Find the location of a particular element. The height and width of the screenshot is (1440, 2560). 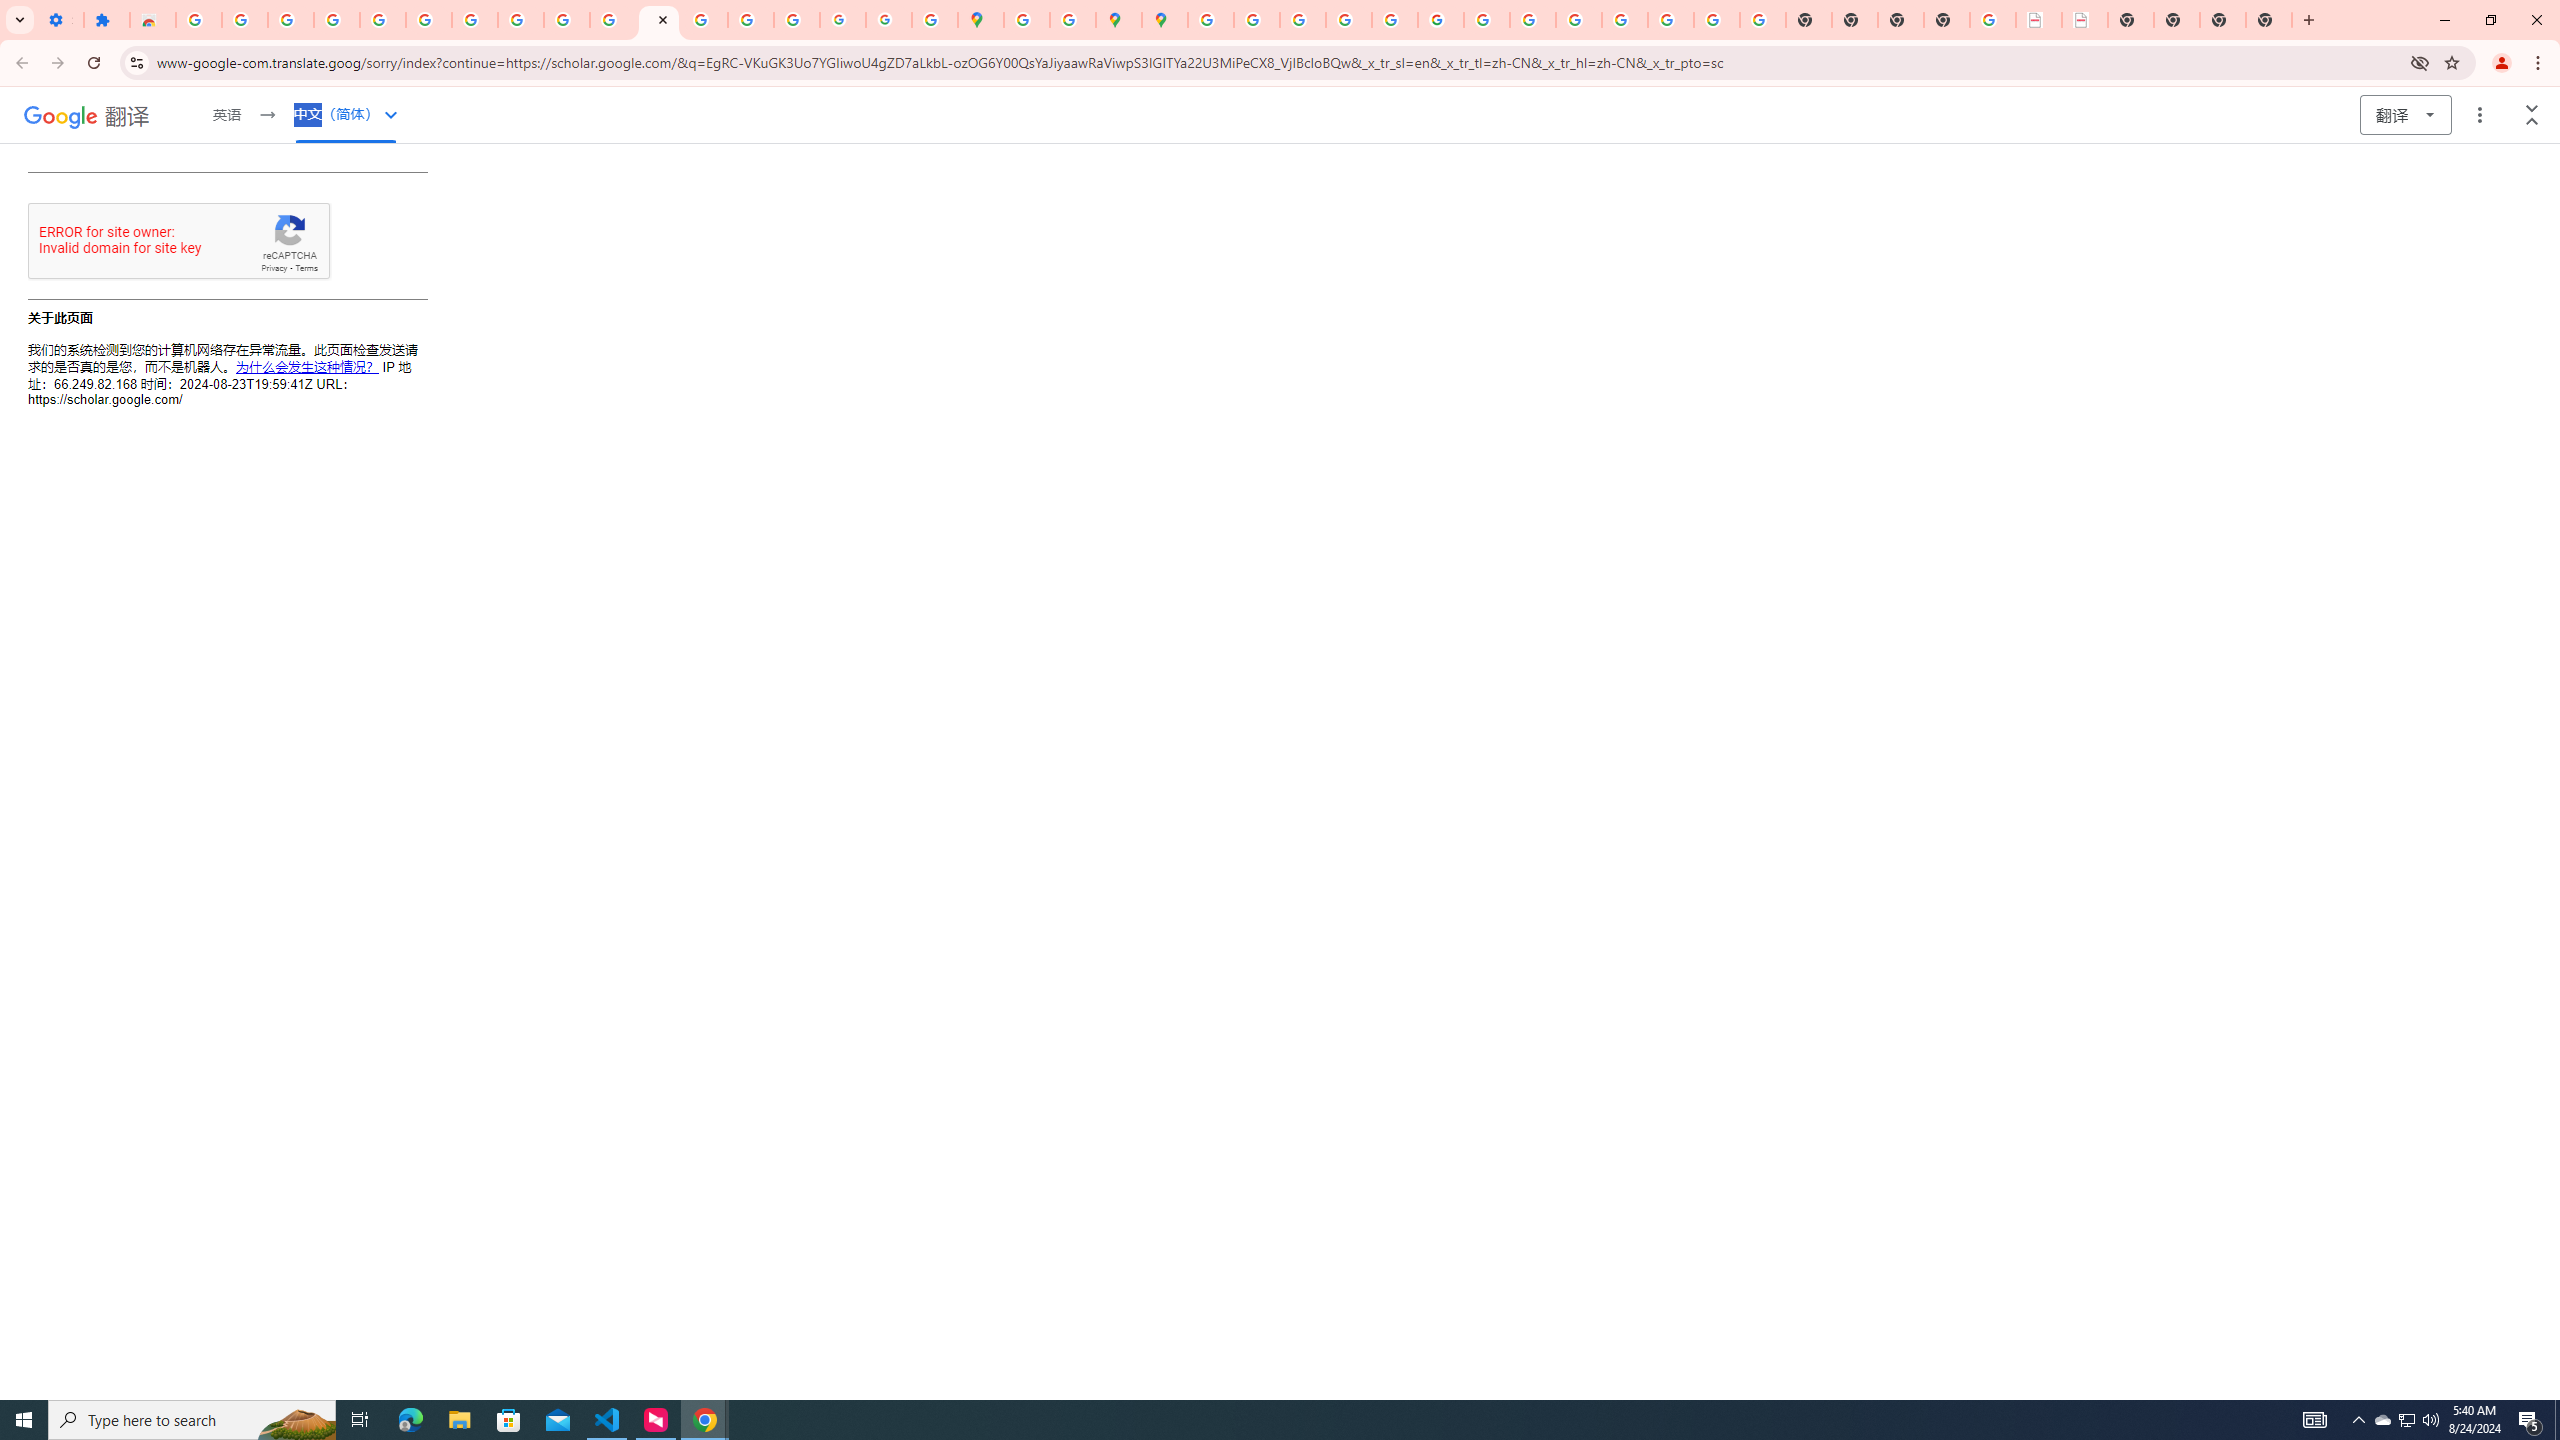

'LAAD Defence & Security 2025 | BAE Systems' is located at coordinates (2038, 19).